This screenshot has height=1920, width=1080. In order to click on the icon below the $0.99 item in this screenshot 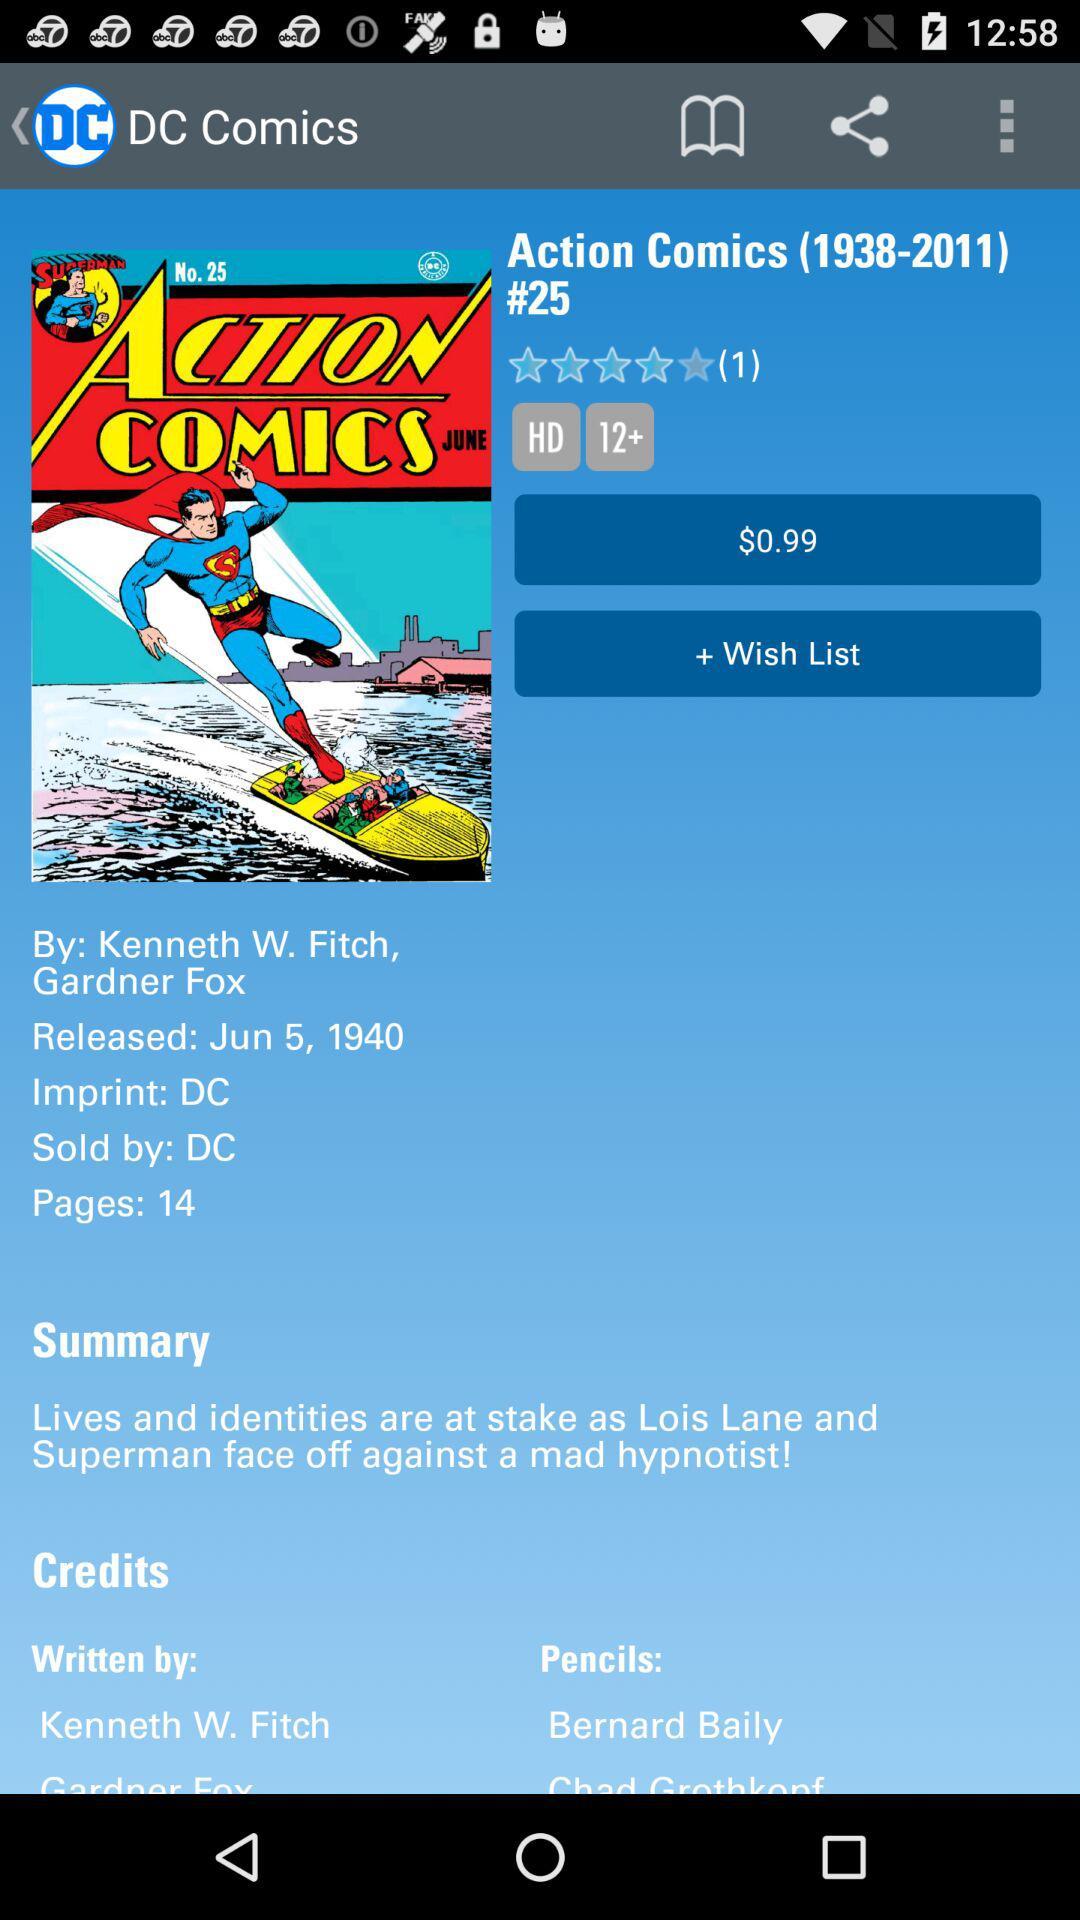, I will do `click(776, 653)`.